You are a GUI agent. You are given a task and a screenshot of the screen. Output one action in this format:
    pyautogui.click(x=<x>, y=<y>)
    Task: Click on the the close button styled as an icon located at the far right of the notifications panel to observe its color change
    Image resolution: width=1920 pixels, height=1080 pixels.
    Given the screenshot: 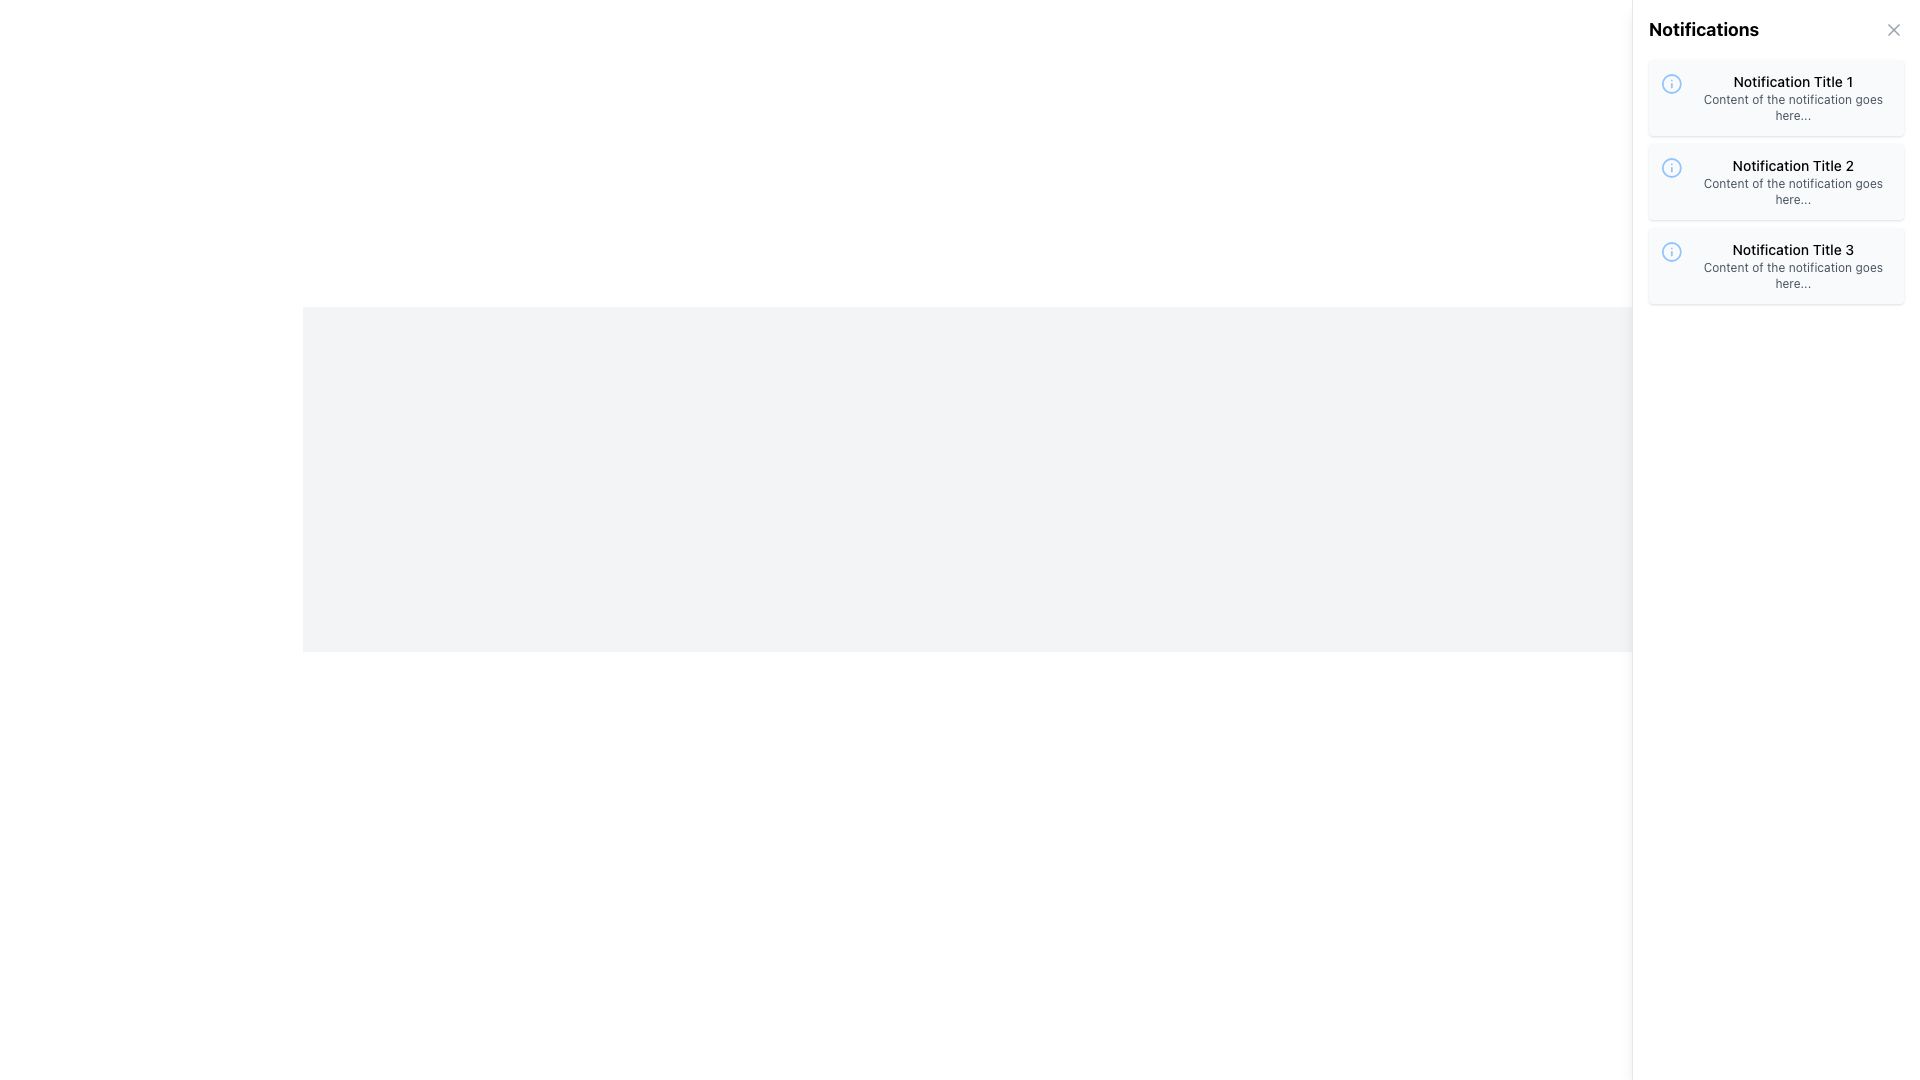 What is the action you would take?
    pyautogui.click(x=1893, y=30)
    